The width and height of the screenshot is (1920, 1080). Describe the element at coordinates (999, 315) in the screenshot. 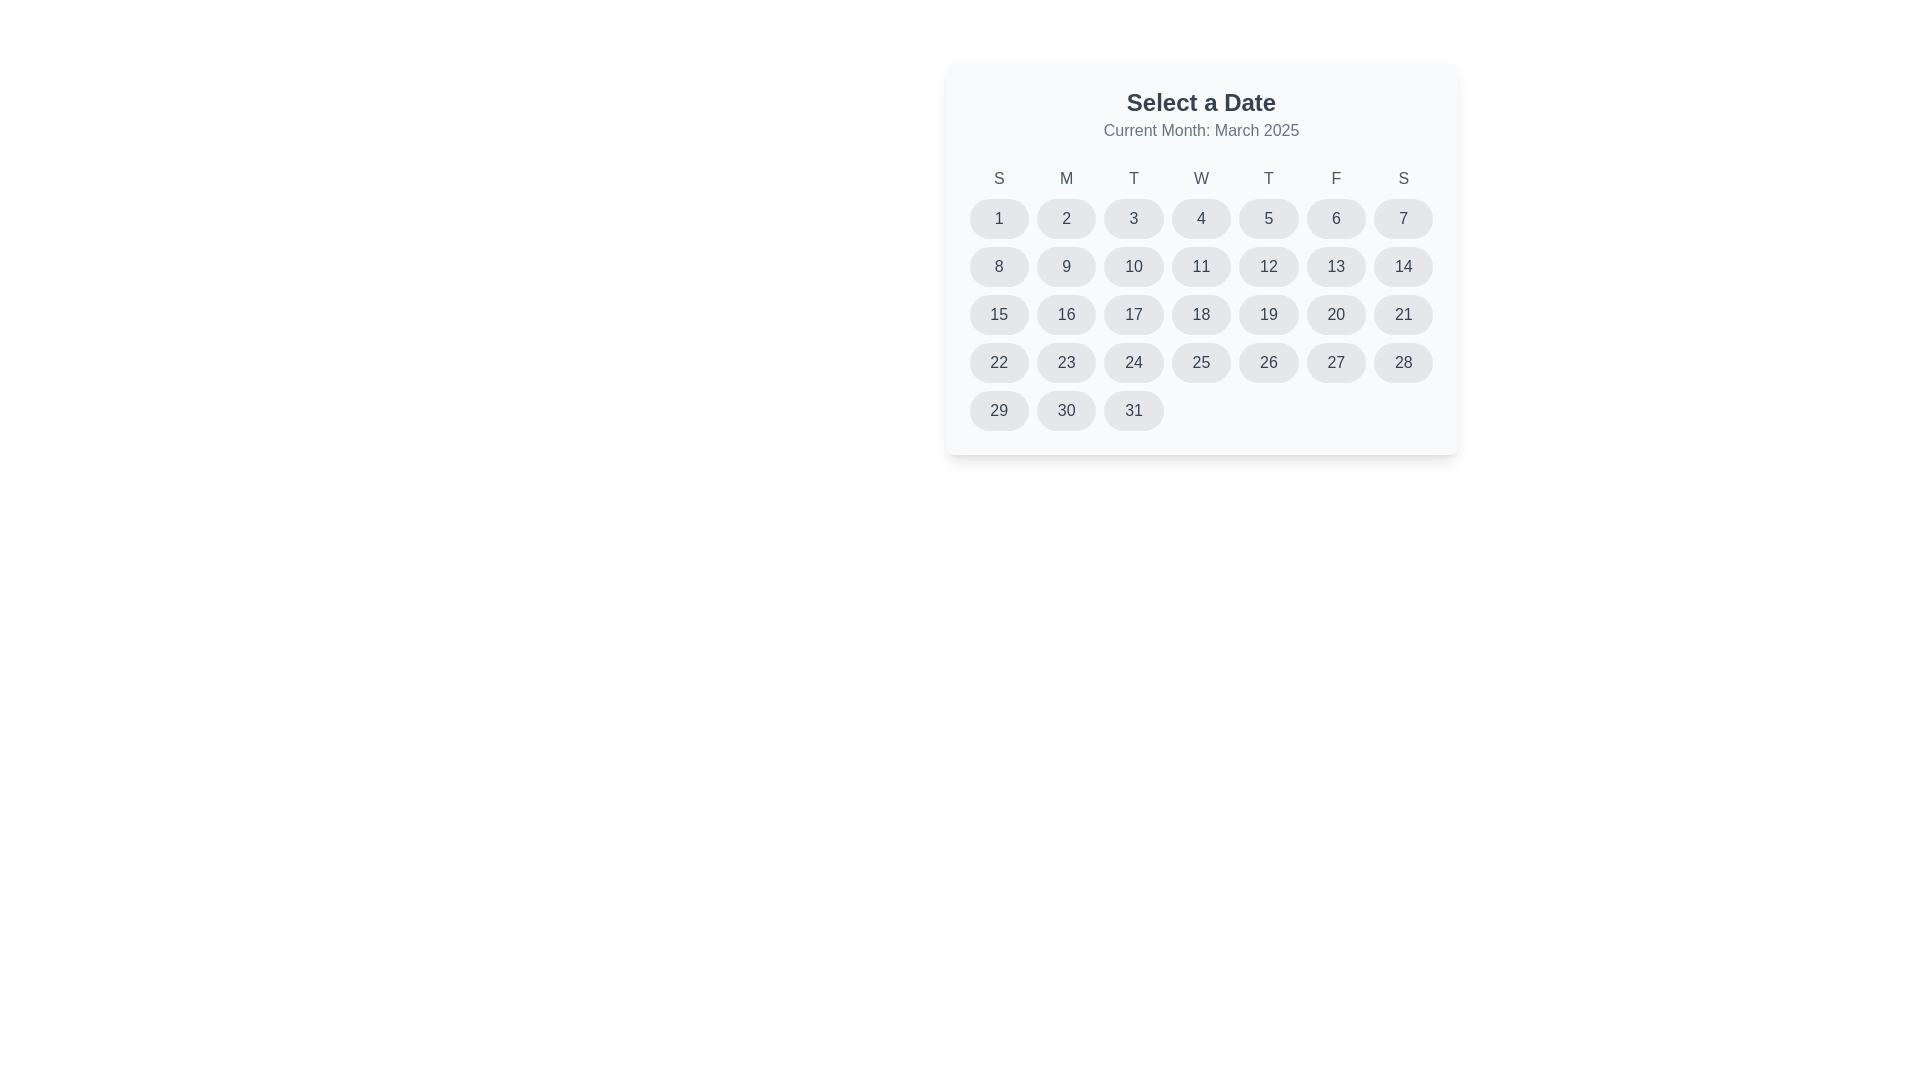

I see `the selectable date button representing the 15th day of the month in the calendar interface` at that location.